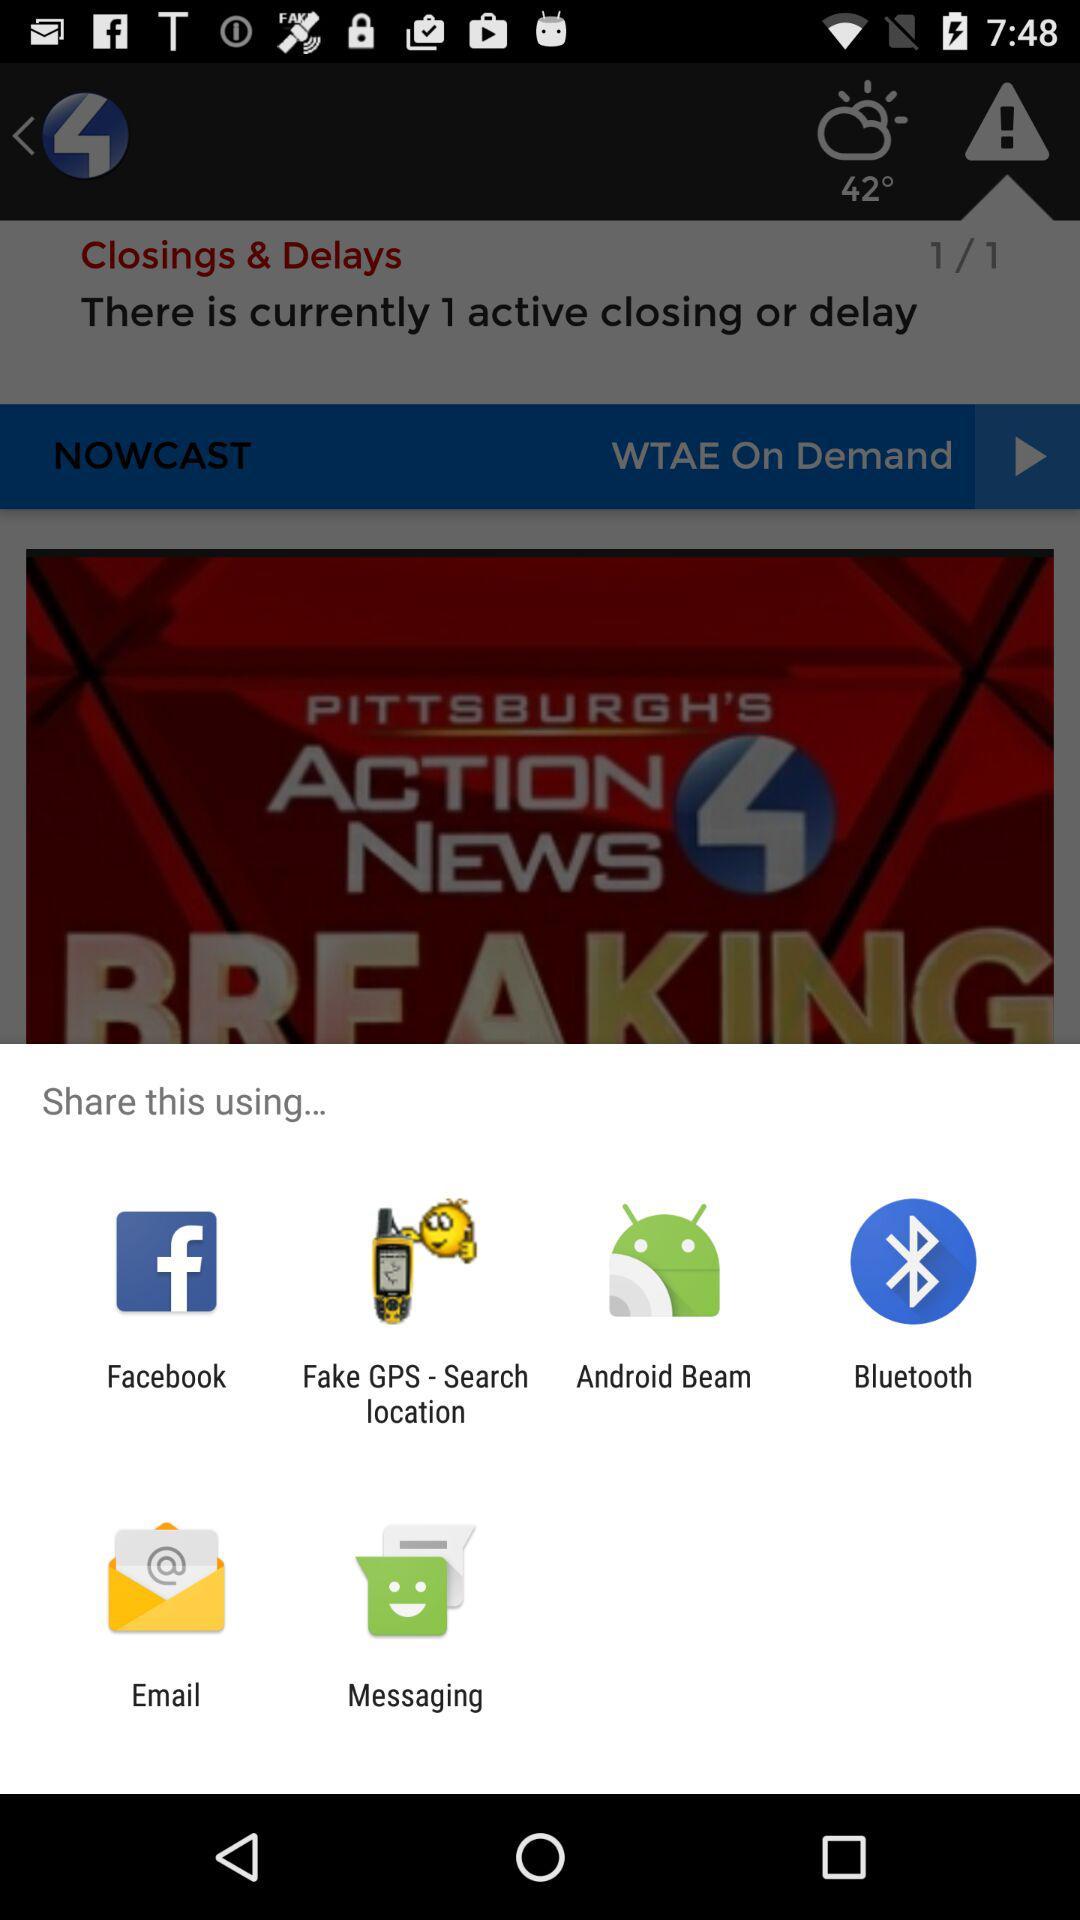  I want to click on the app next to the android beam item, so click(913, 1392).